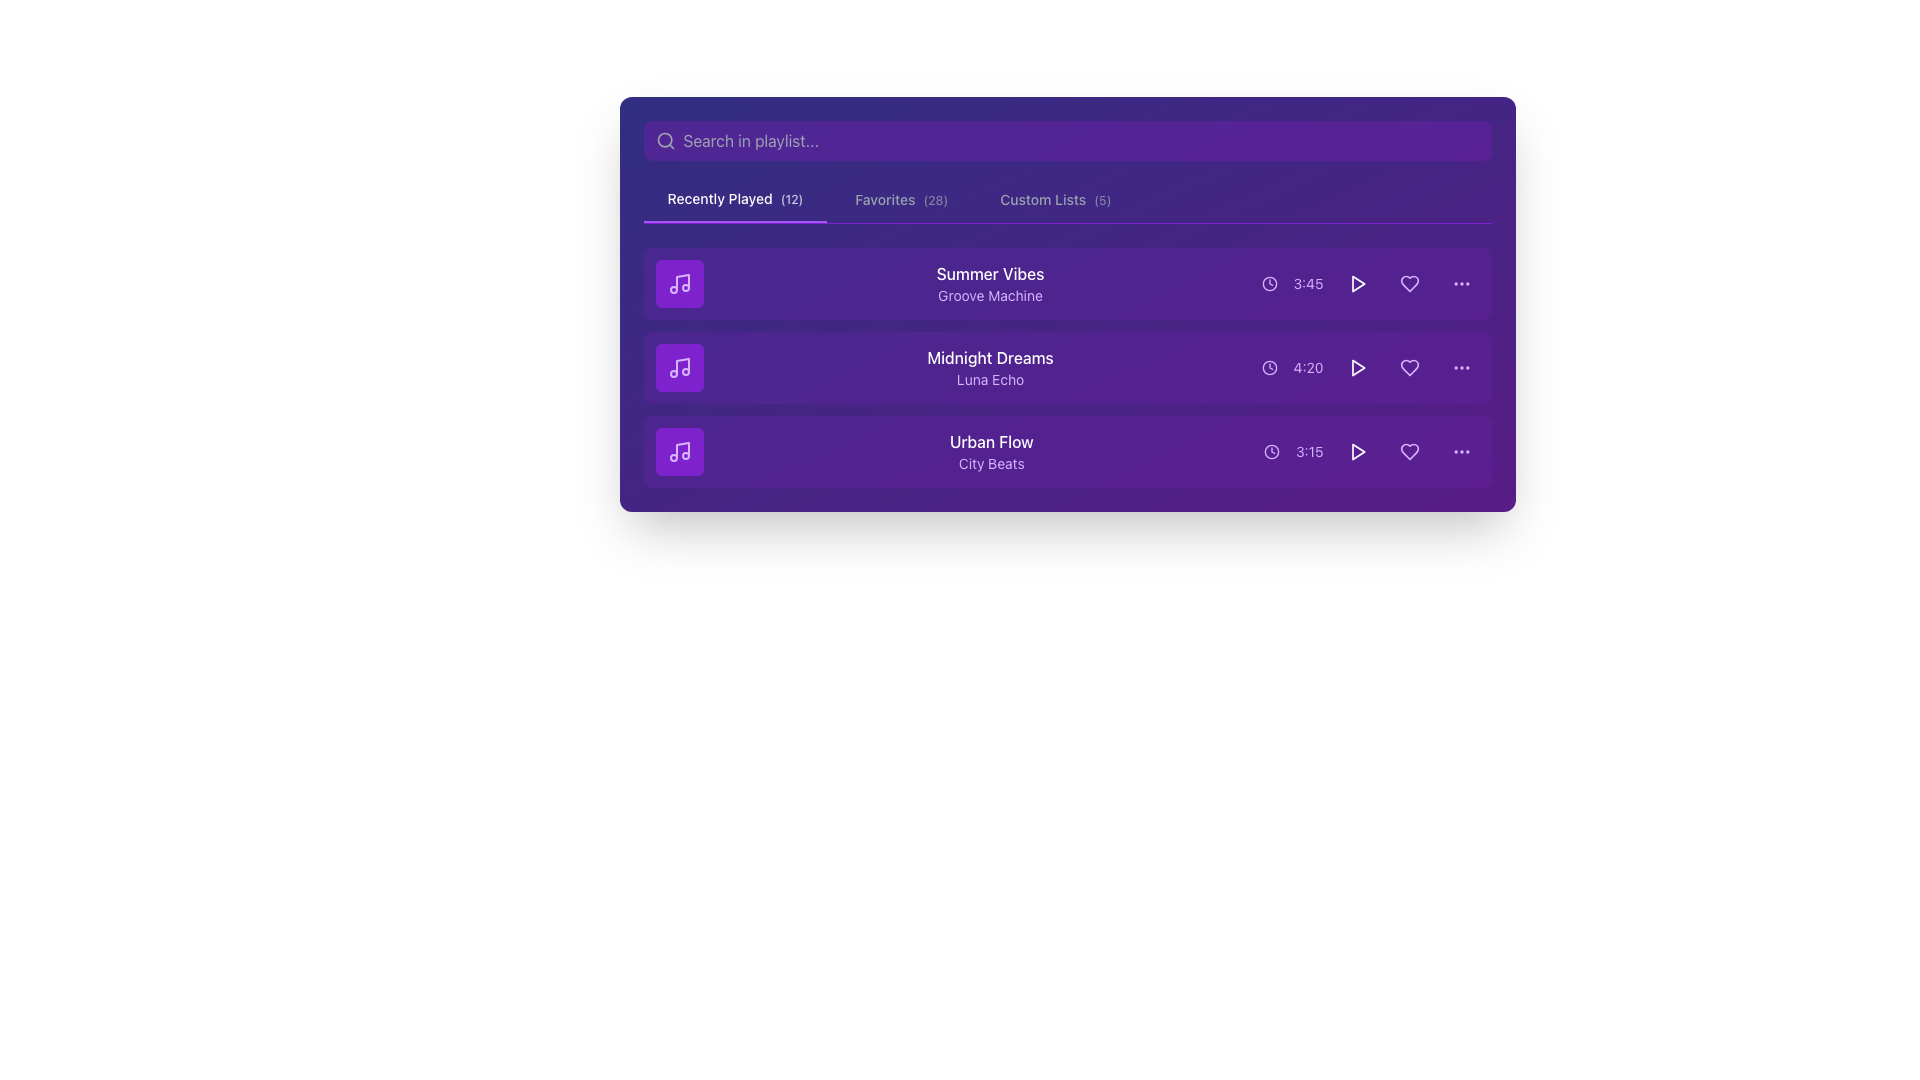  I want to click on the circular shape of the clock icon, which is part of the 'Urban Flow' playlist entry, so click(1271, 451).